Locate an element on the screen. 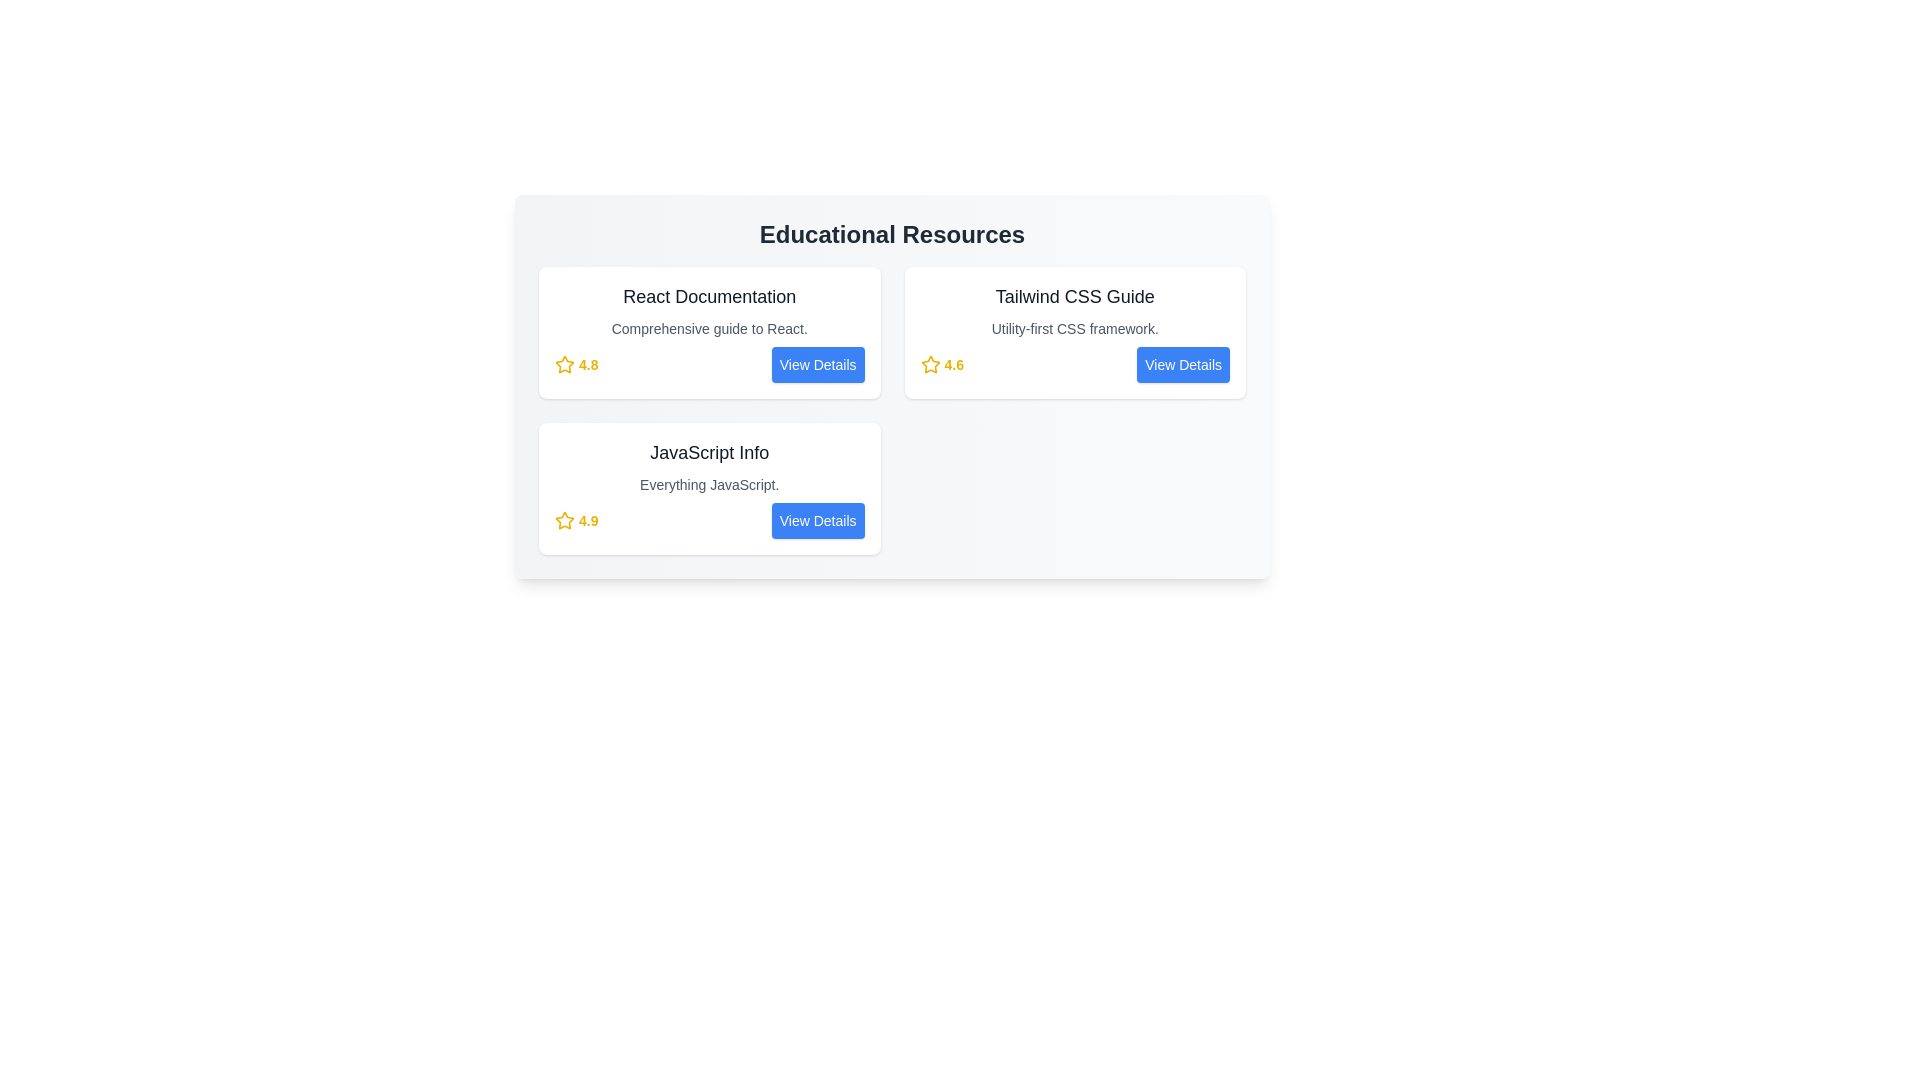 Image resolution: width=1920 pixels, height=1080 pixels. the 'View Details' button for the resource titled 'JavaScript Info' is located at coordinates (817, 519).